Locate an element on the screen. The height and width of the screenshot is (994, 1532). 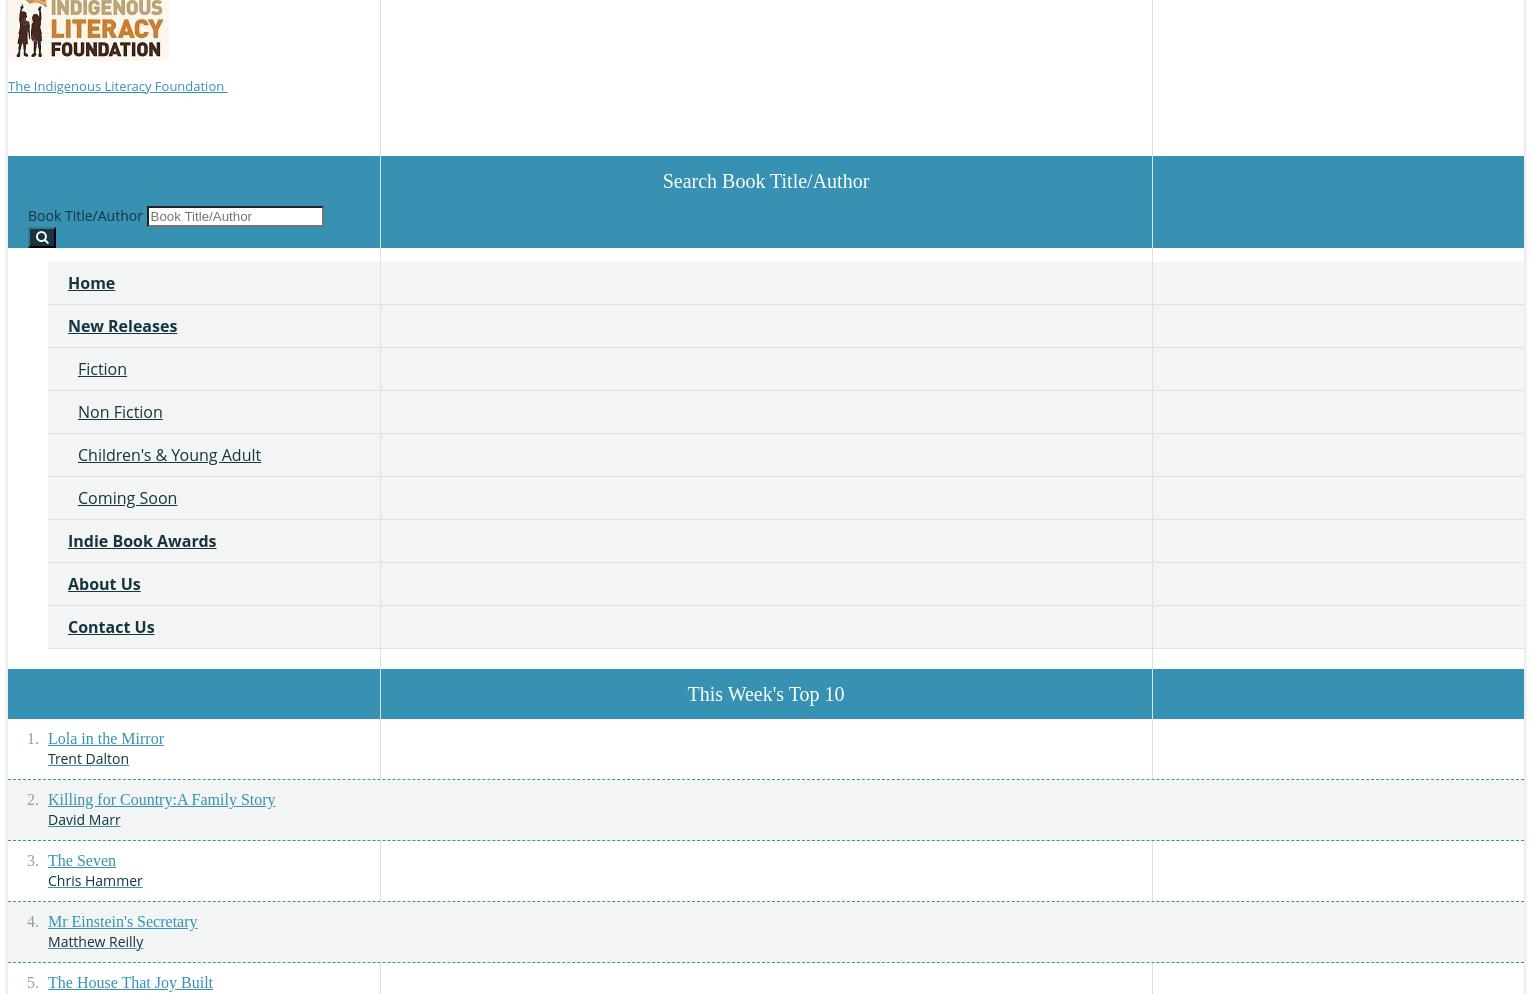
'Chris Hammer' is located at coordinates (94, 879).